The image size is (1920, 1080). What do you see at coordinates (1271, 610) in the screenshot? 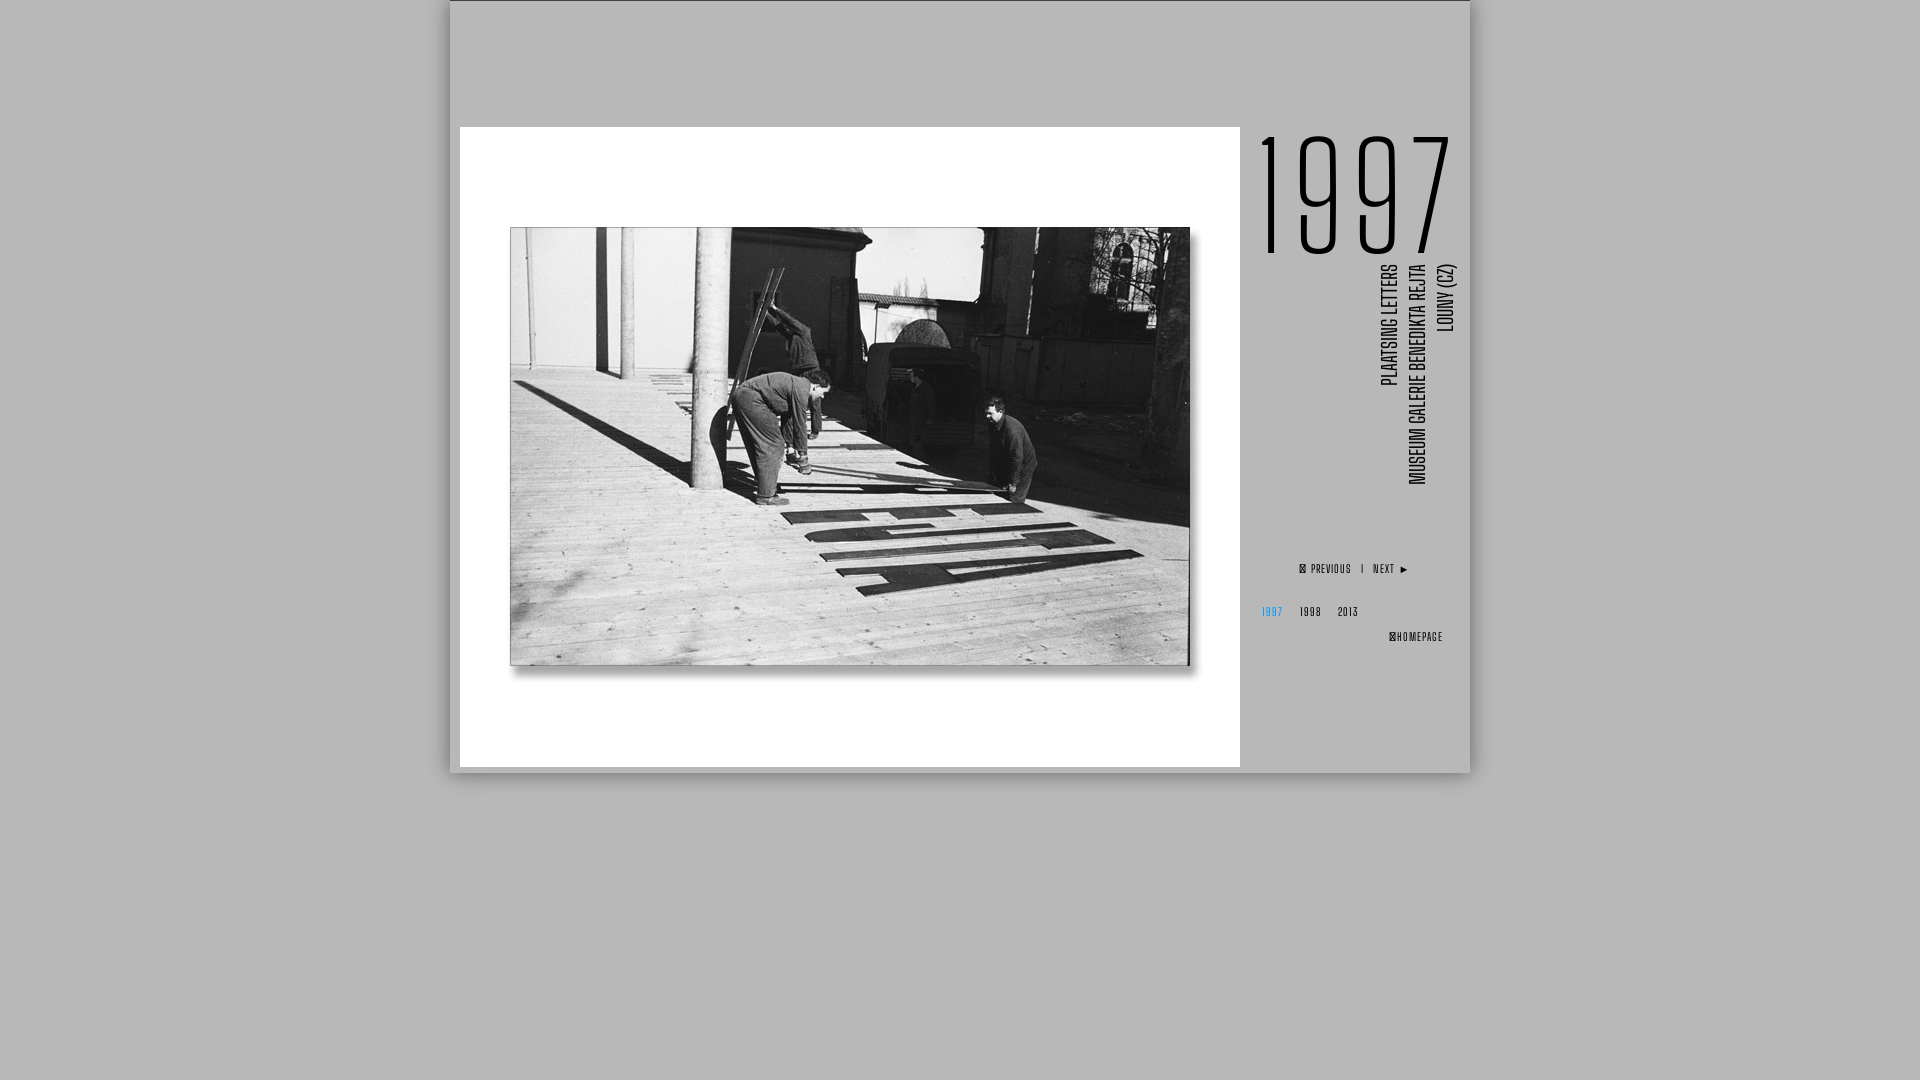
I see `'1997'` at bounding box center [1271, 610].